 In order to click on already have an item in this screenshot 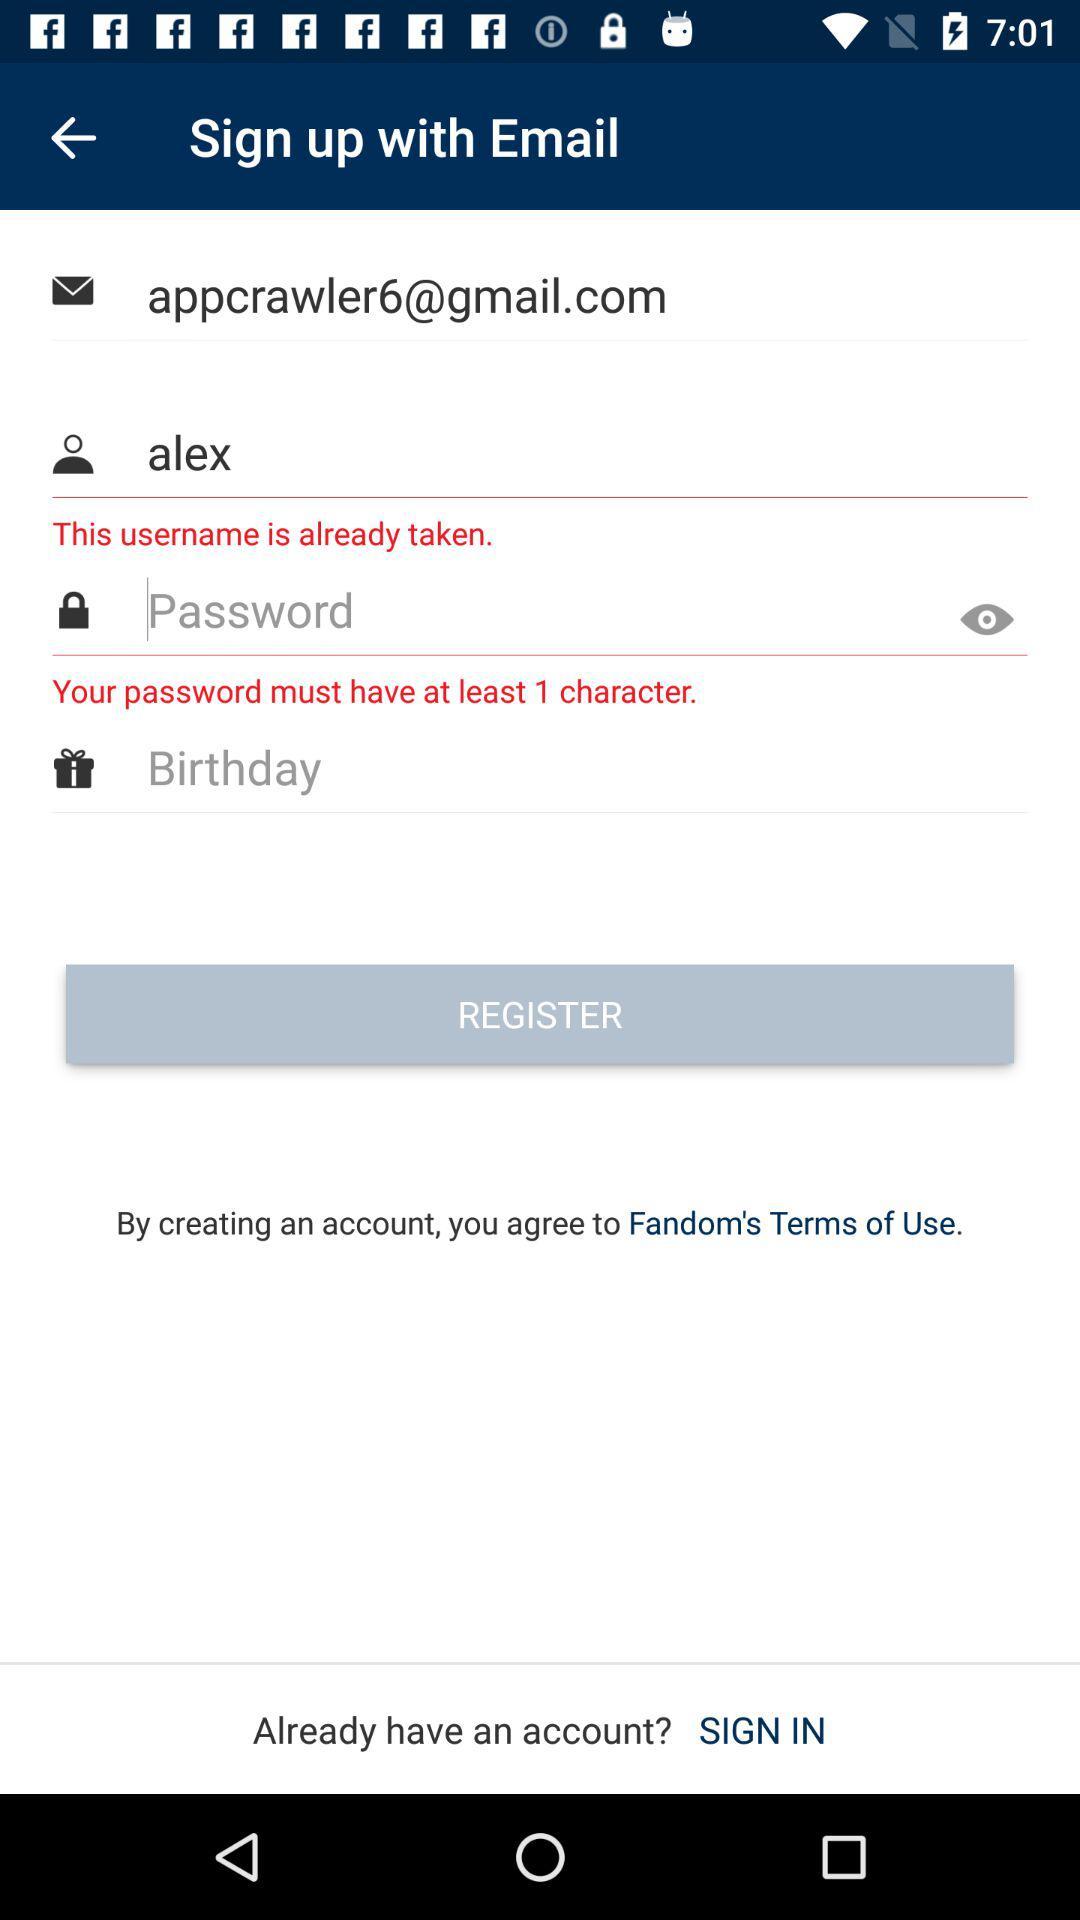, I will do `click(538, 1728)`.